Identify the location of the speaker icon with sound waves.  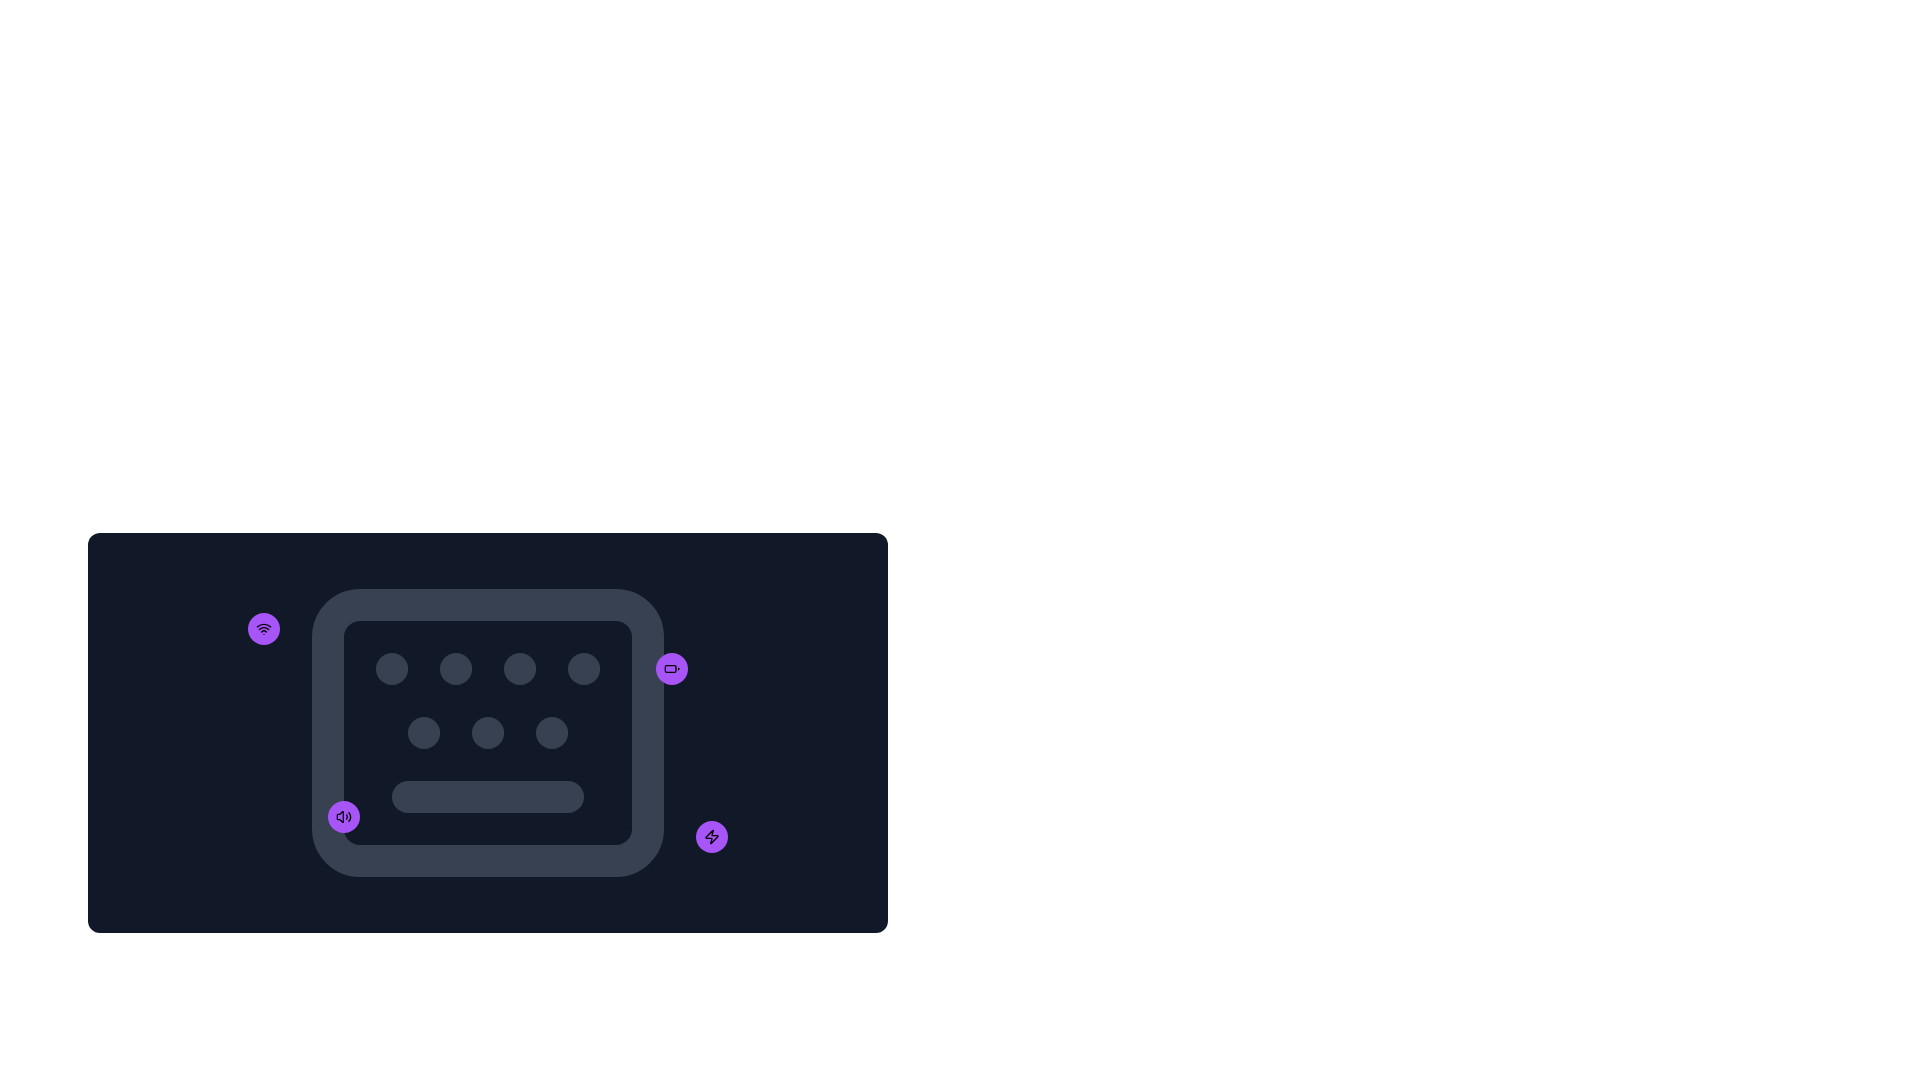
(344, 817).